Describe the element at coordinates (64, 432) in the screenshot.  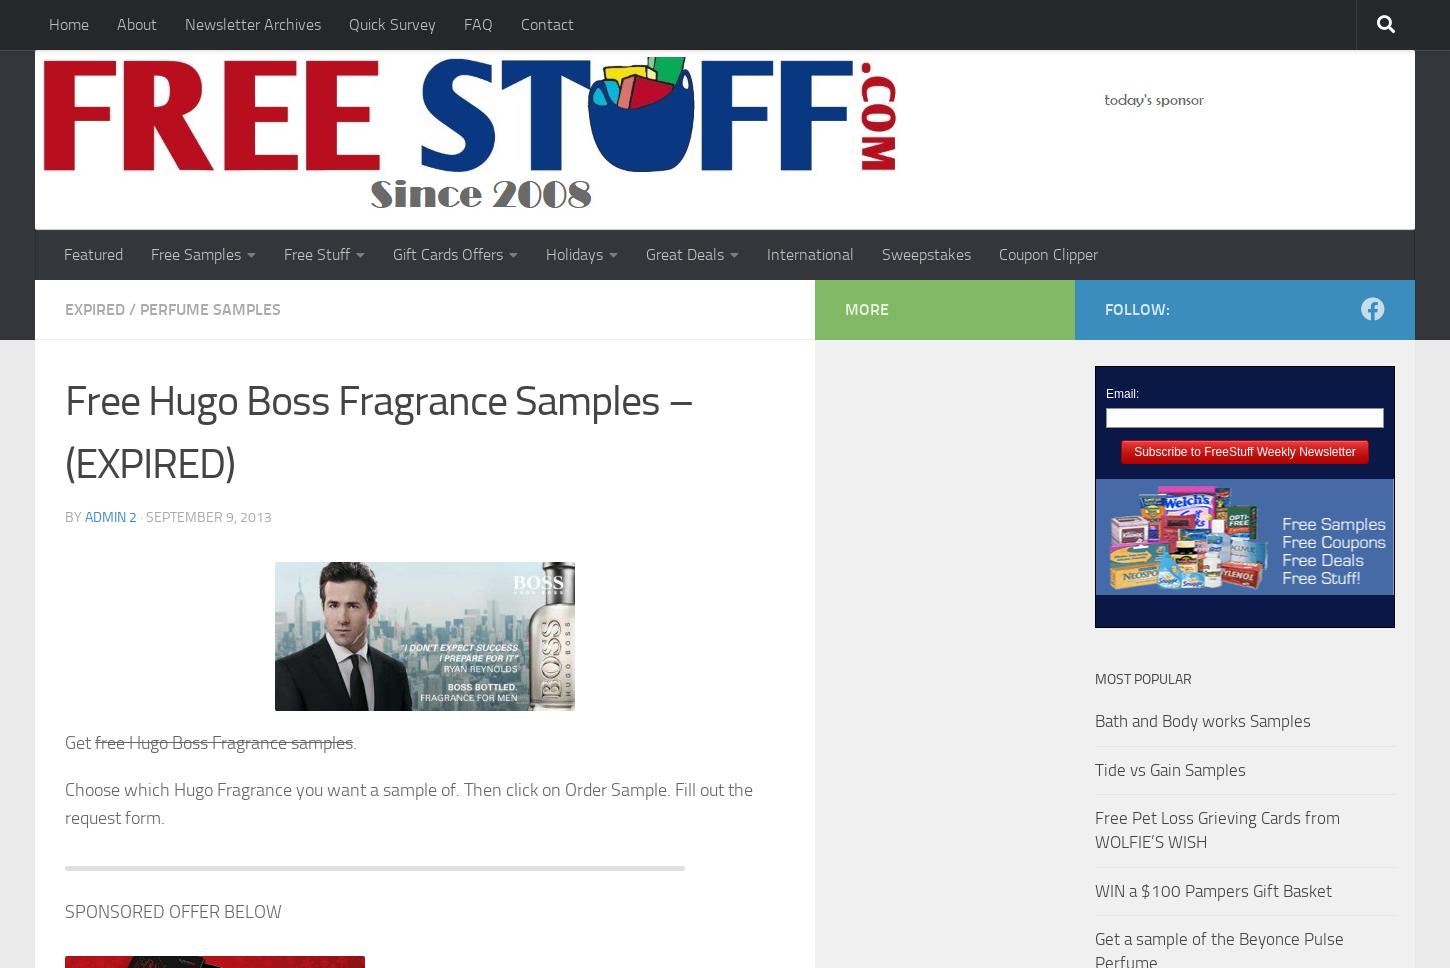
I see `'Free Hugo Boss Fragrance Samples – (EXPIRED)'` at that location.